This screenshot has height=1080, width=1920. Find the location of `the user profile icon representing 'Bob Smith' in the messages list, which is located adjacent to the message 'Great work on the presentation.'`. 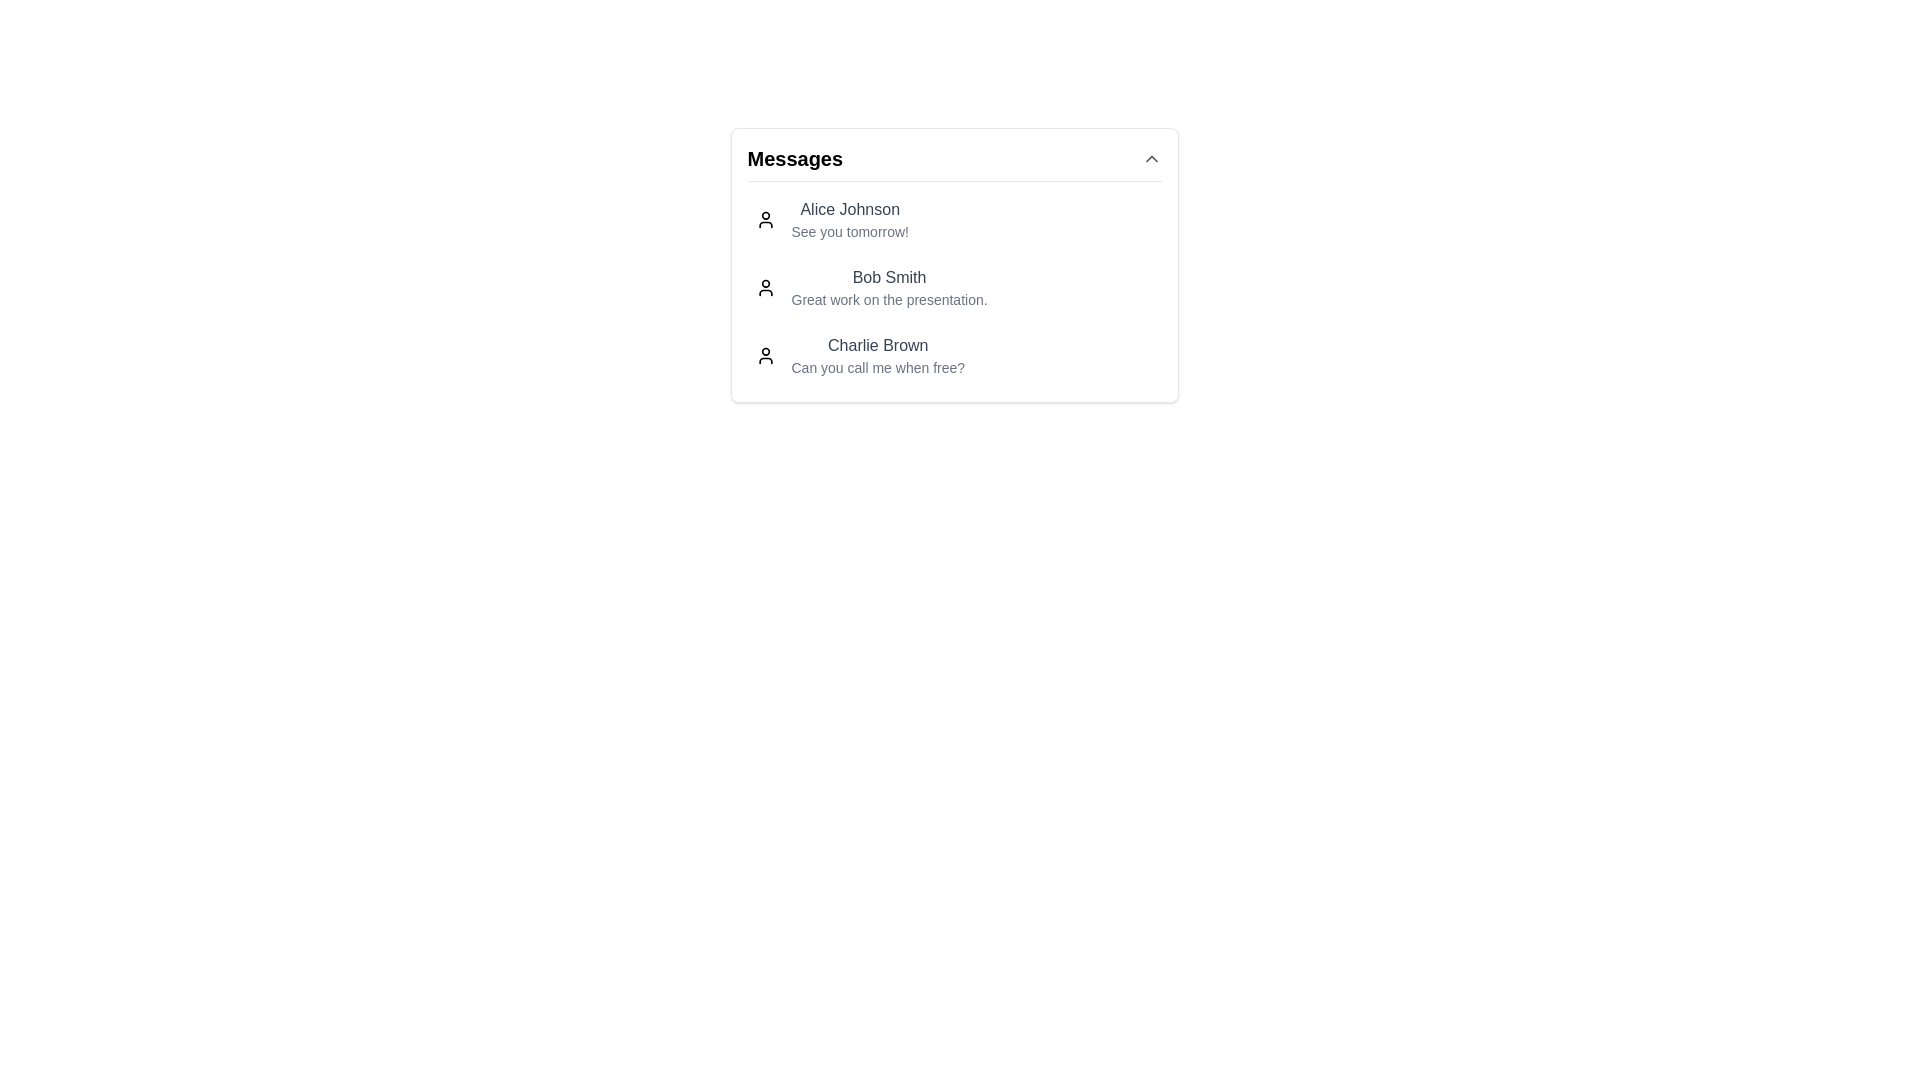

the user profile icon representing 'Bob Smith' in the messages list, which is located adjacent to the message 'Great work on the presentation.' is located at coordinates (764, 288).